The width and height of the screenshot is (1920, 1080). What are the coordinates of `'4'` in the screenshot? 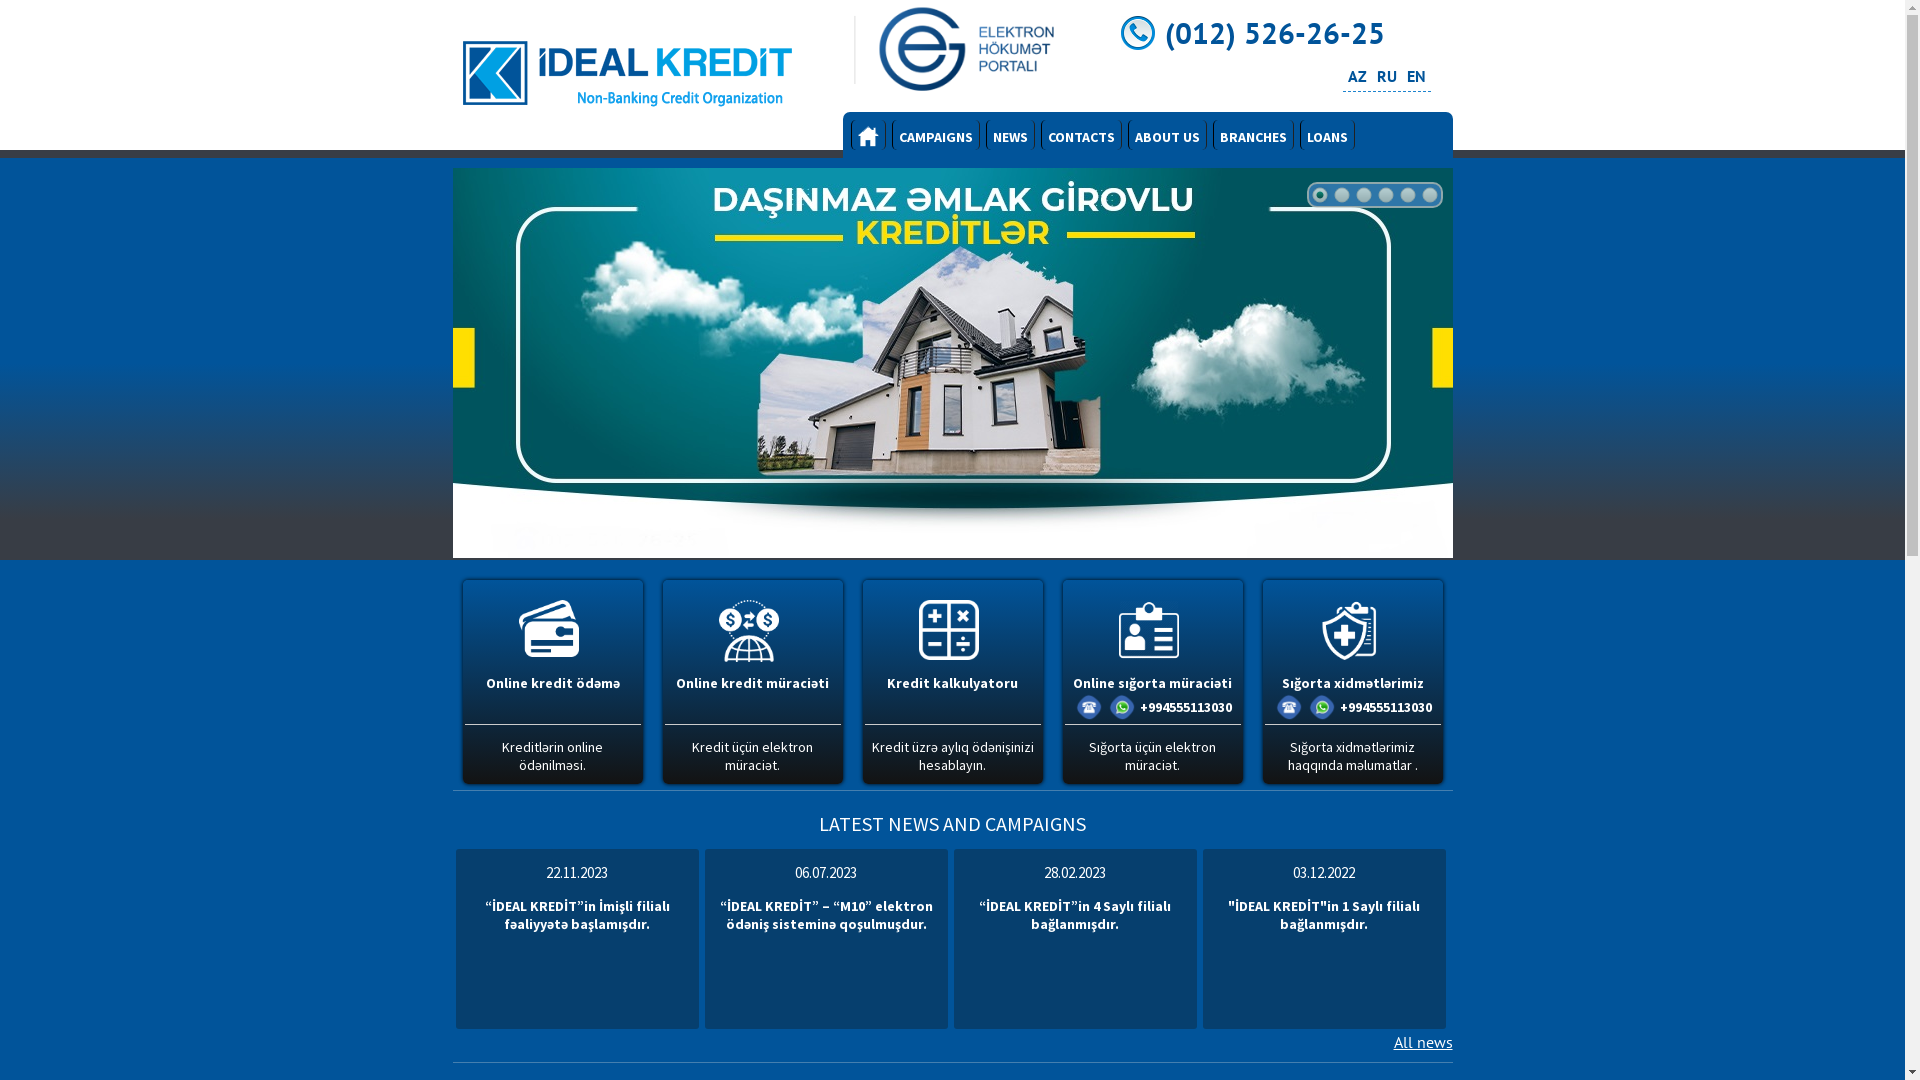 It's located at (1384, 195).